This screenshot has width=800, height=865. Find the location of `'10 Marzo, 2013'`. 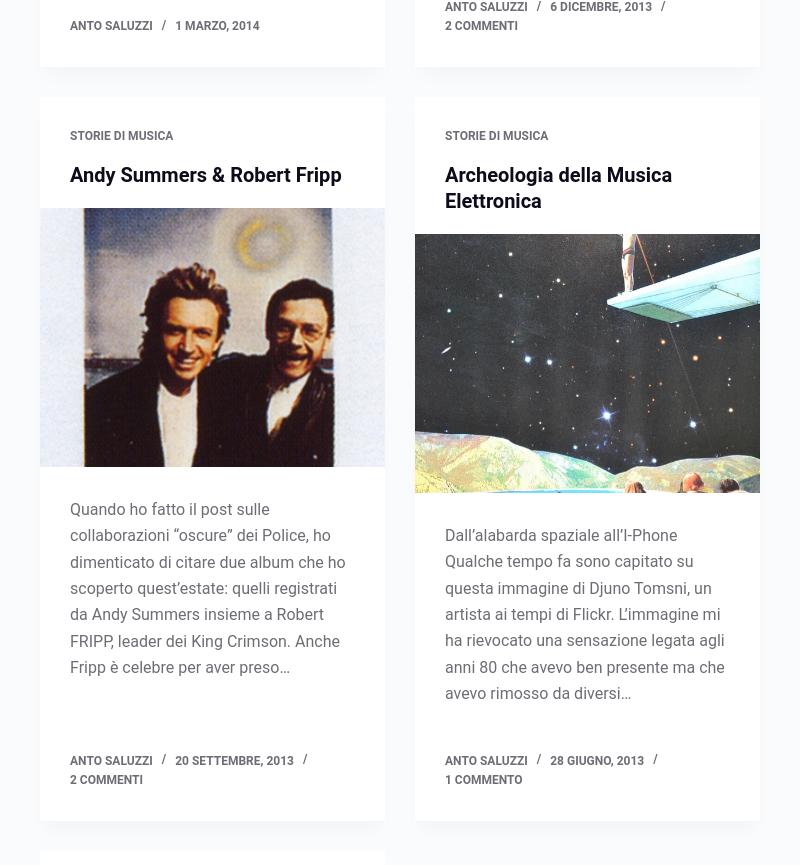

'10 Marzo, 2013' is located at coordinates (220, 135).